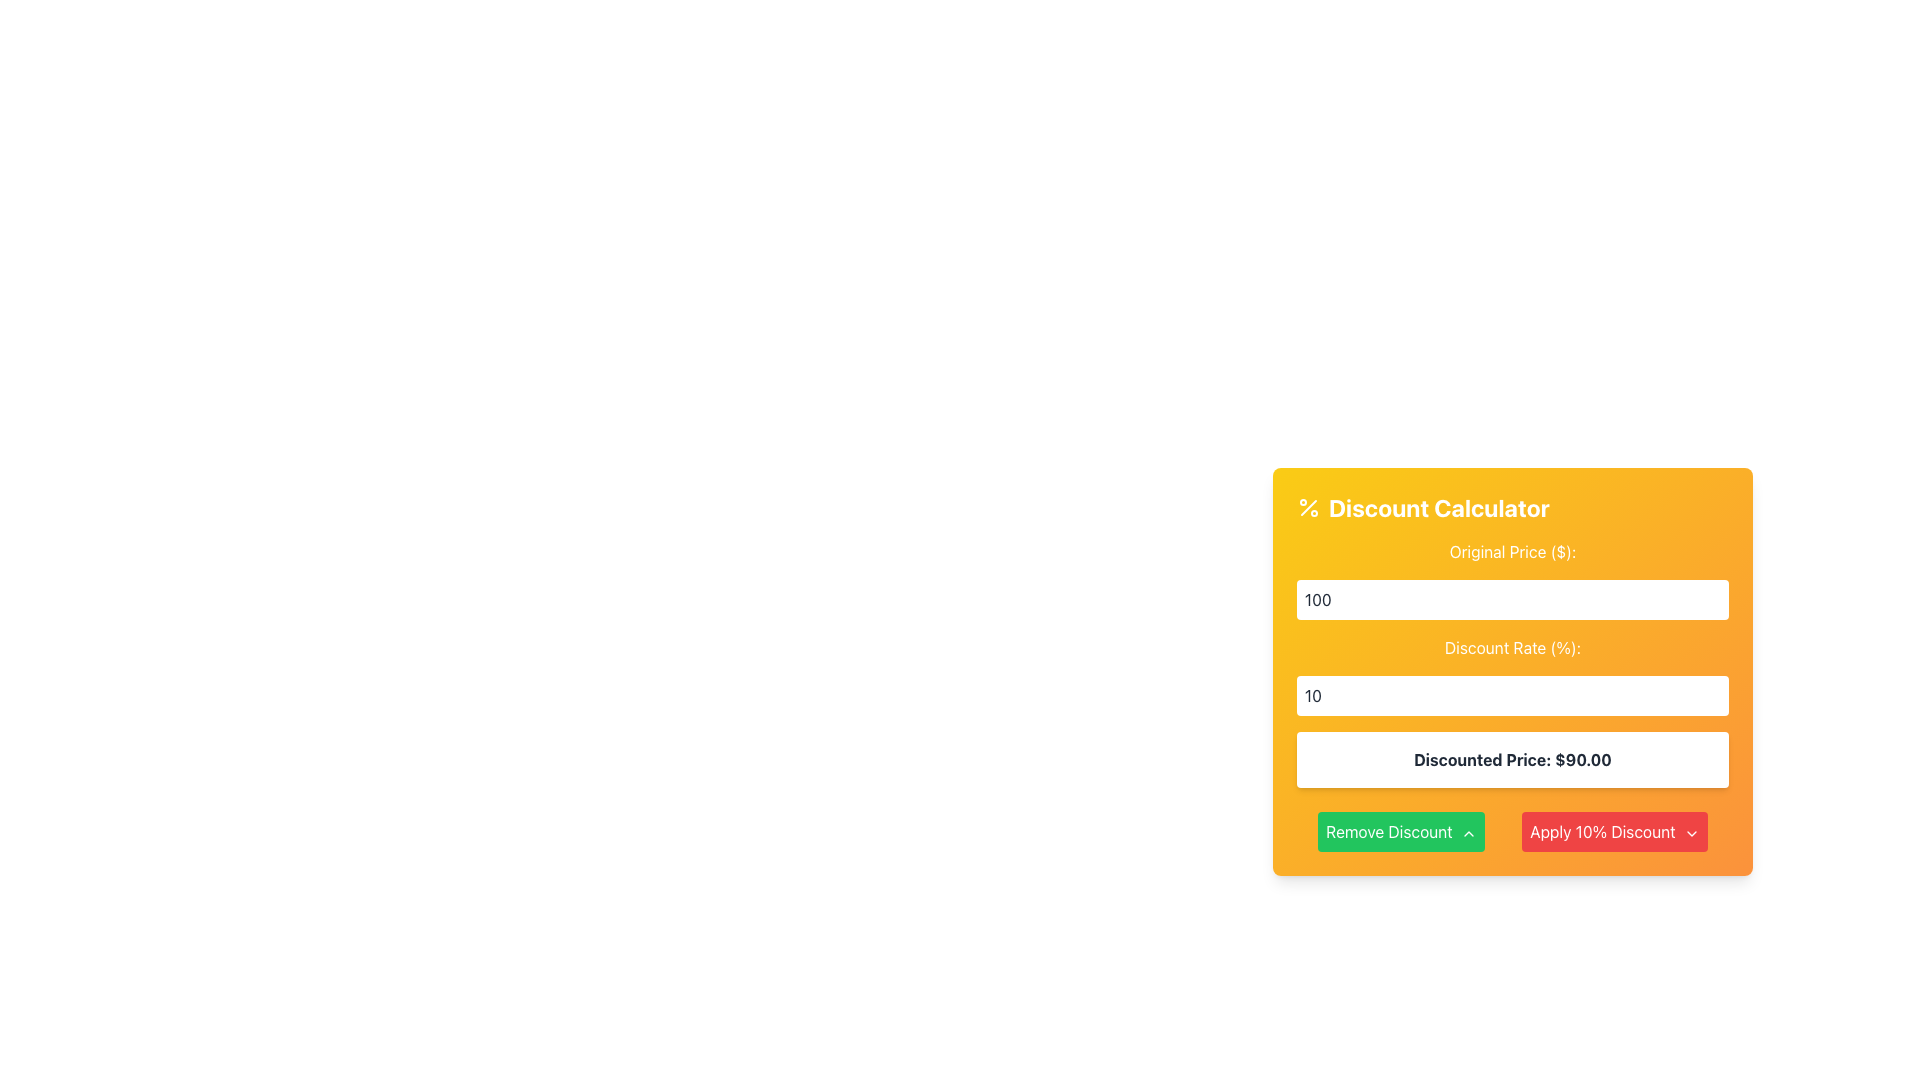  I want to click on the non-interactive graphic icon representing a percentage in the top left corner of the 'Discount Calculator' panel, so click(1309, 507).